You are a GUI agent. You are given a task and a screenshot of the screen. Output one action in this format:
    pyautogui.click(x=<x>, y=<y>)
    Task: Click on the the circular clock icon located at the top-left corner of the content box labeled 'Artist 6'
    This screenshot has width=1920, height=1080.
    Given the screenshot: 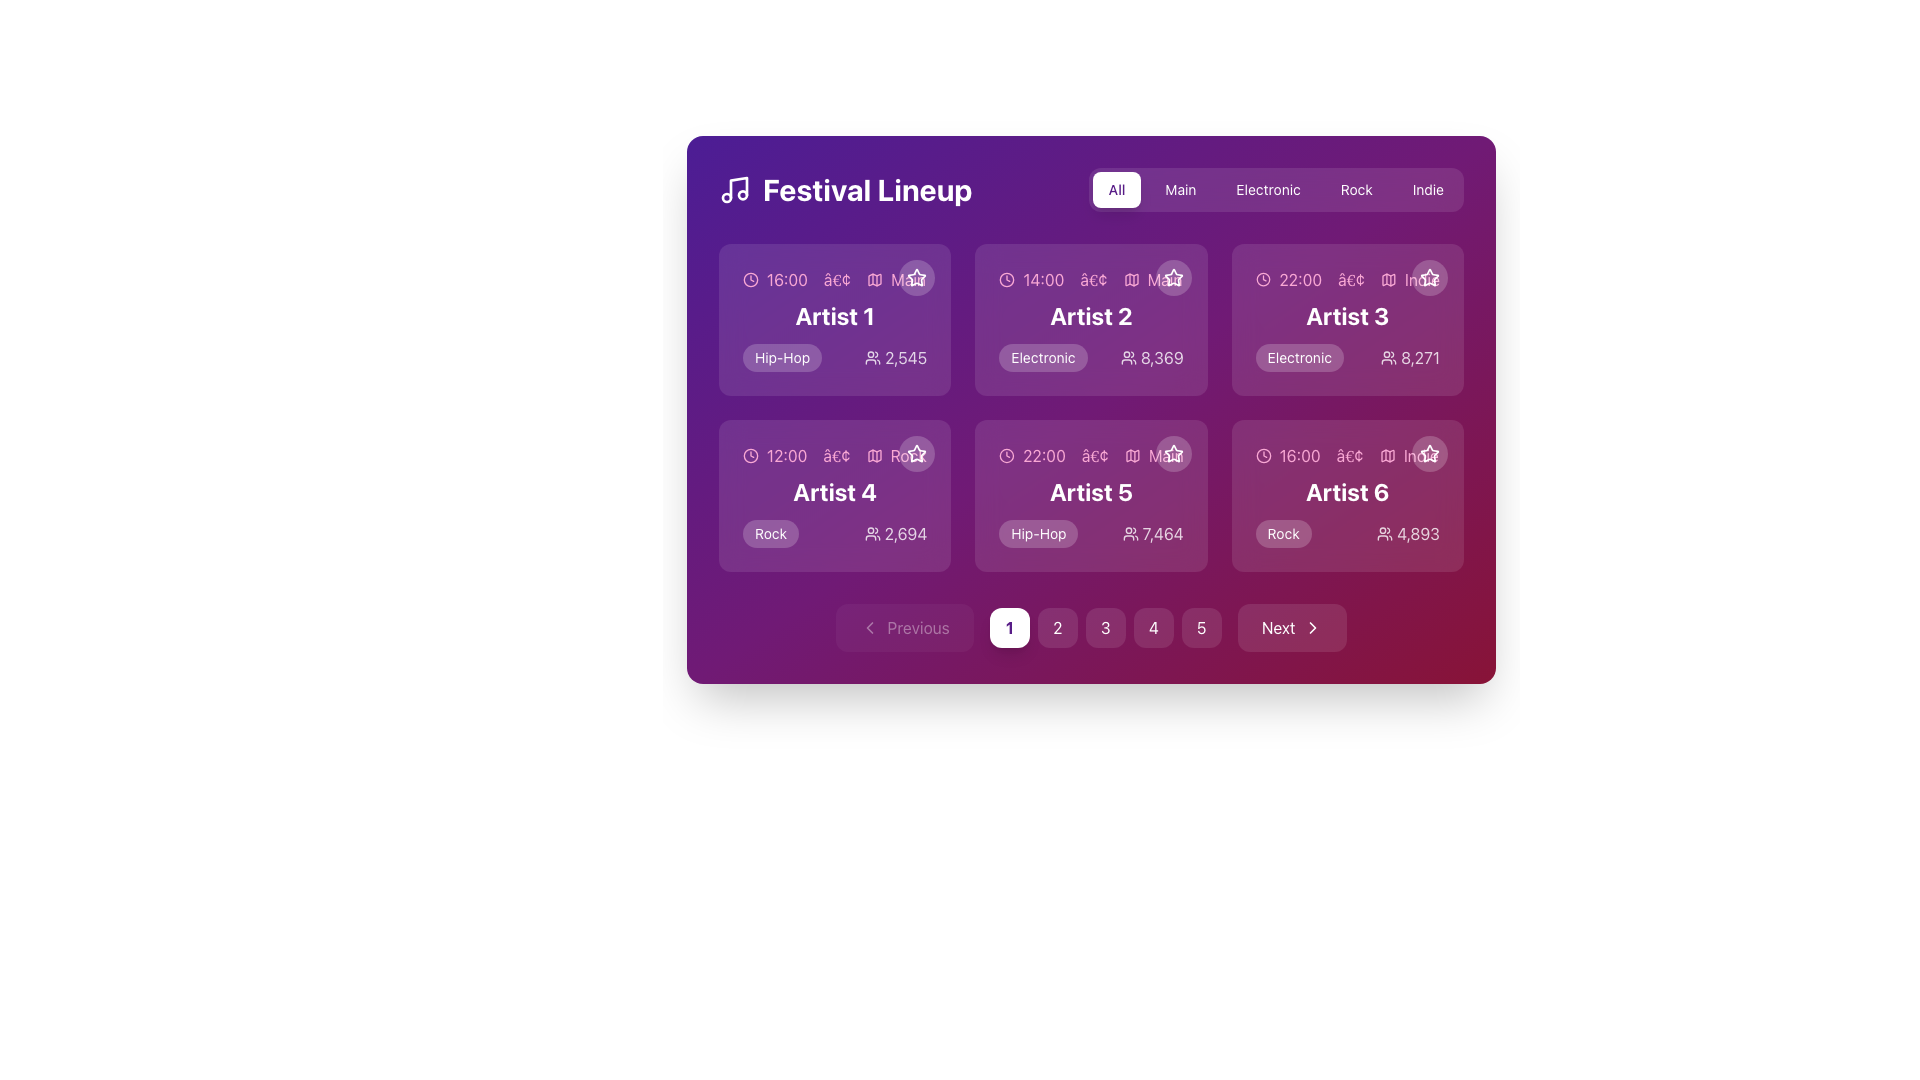 What is the action you would take?
    pyautogui.click(x=1262, y=455)
    